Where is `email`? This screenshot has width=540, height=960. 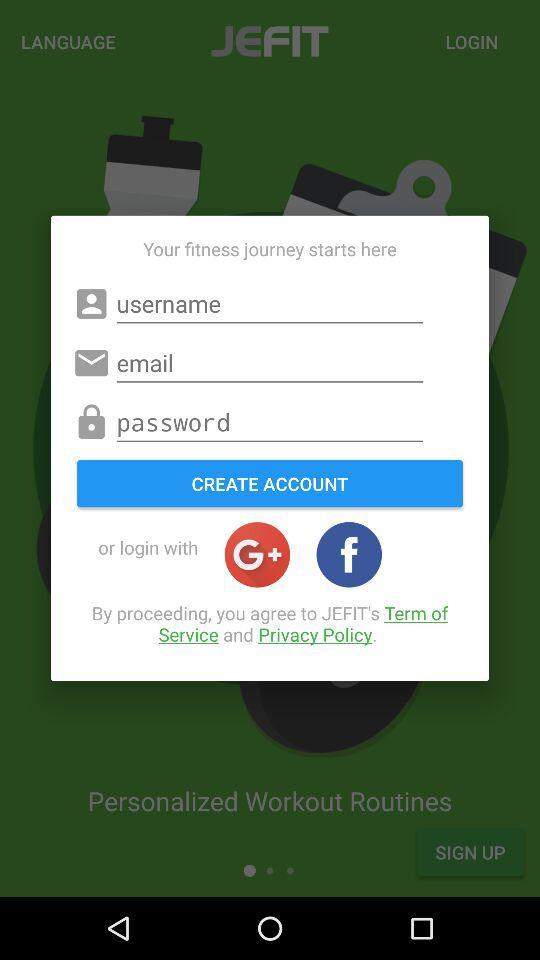
email is located at coordinates (270, 362).